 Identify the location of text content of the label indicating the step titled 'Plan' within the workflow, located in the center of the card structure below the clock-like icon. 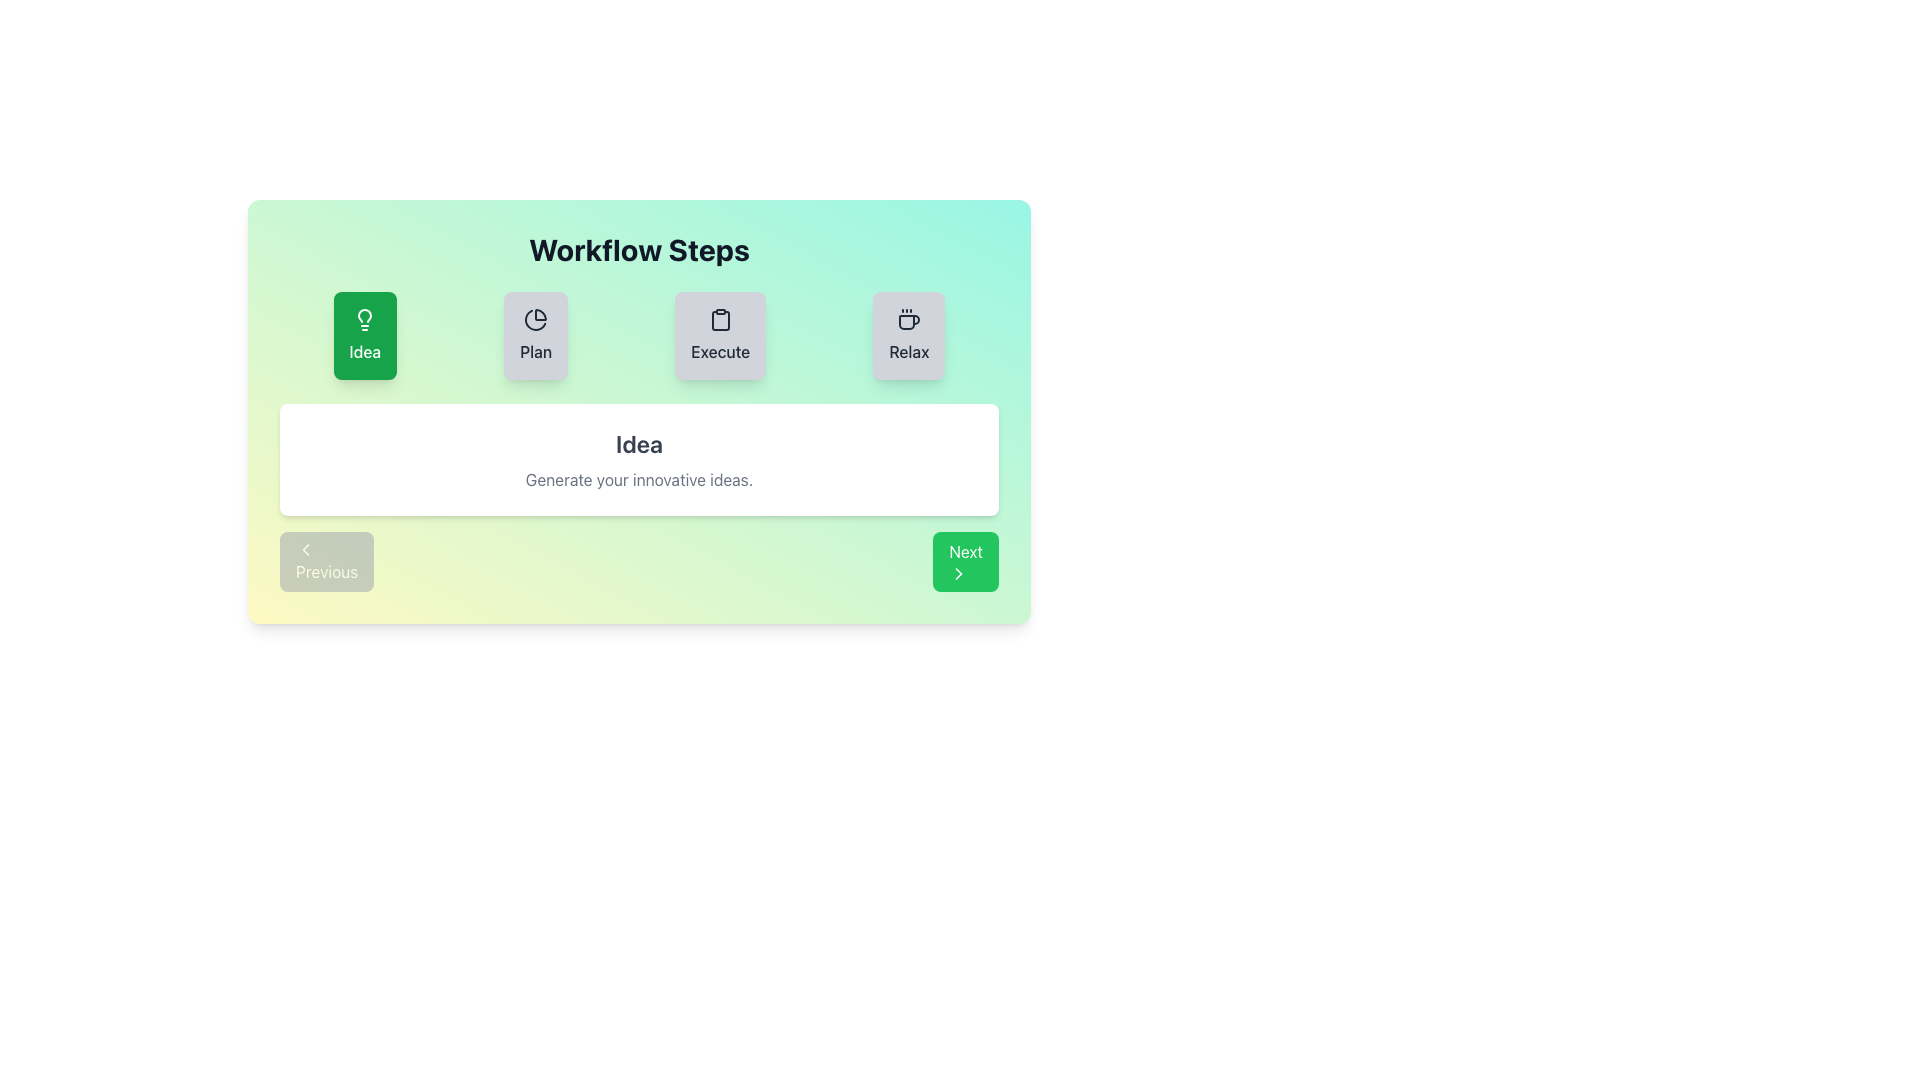
(536, 350).